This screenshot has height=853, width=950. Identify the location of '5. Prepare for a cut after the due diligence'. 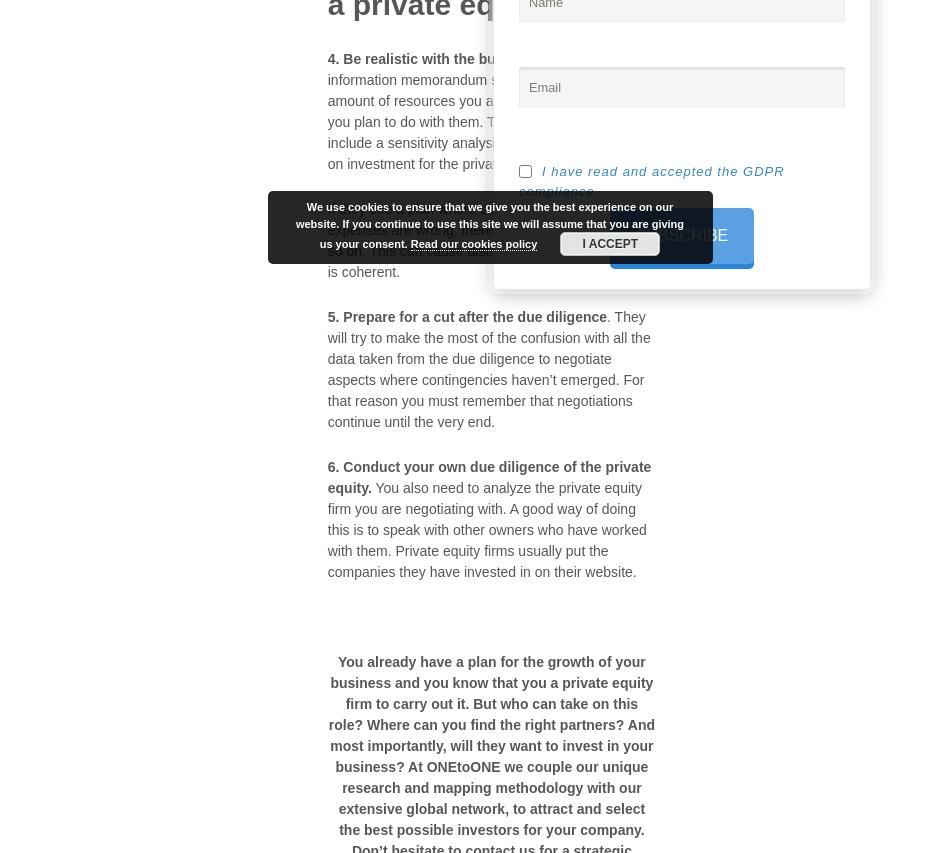
(466, 316).